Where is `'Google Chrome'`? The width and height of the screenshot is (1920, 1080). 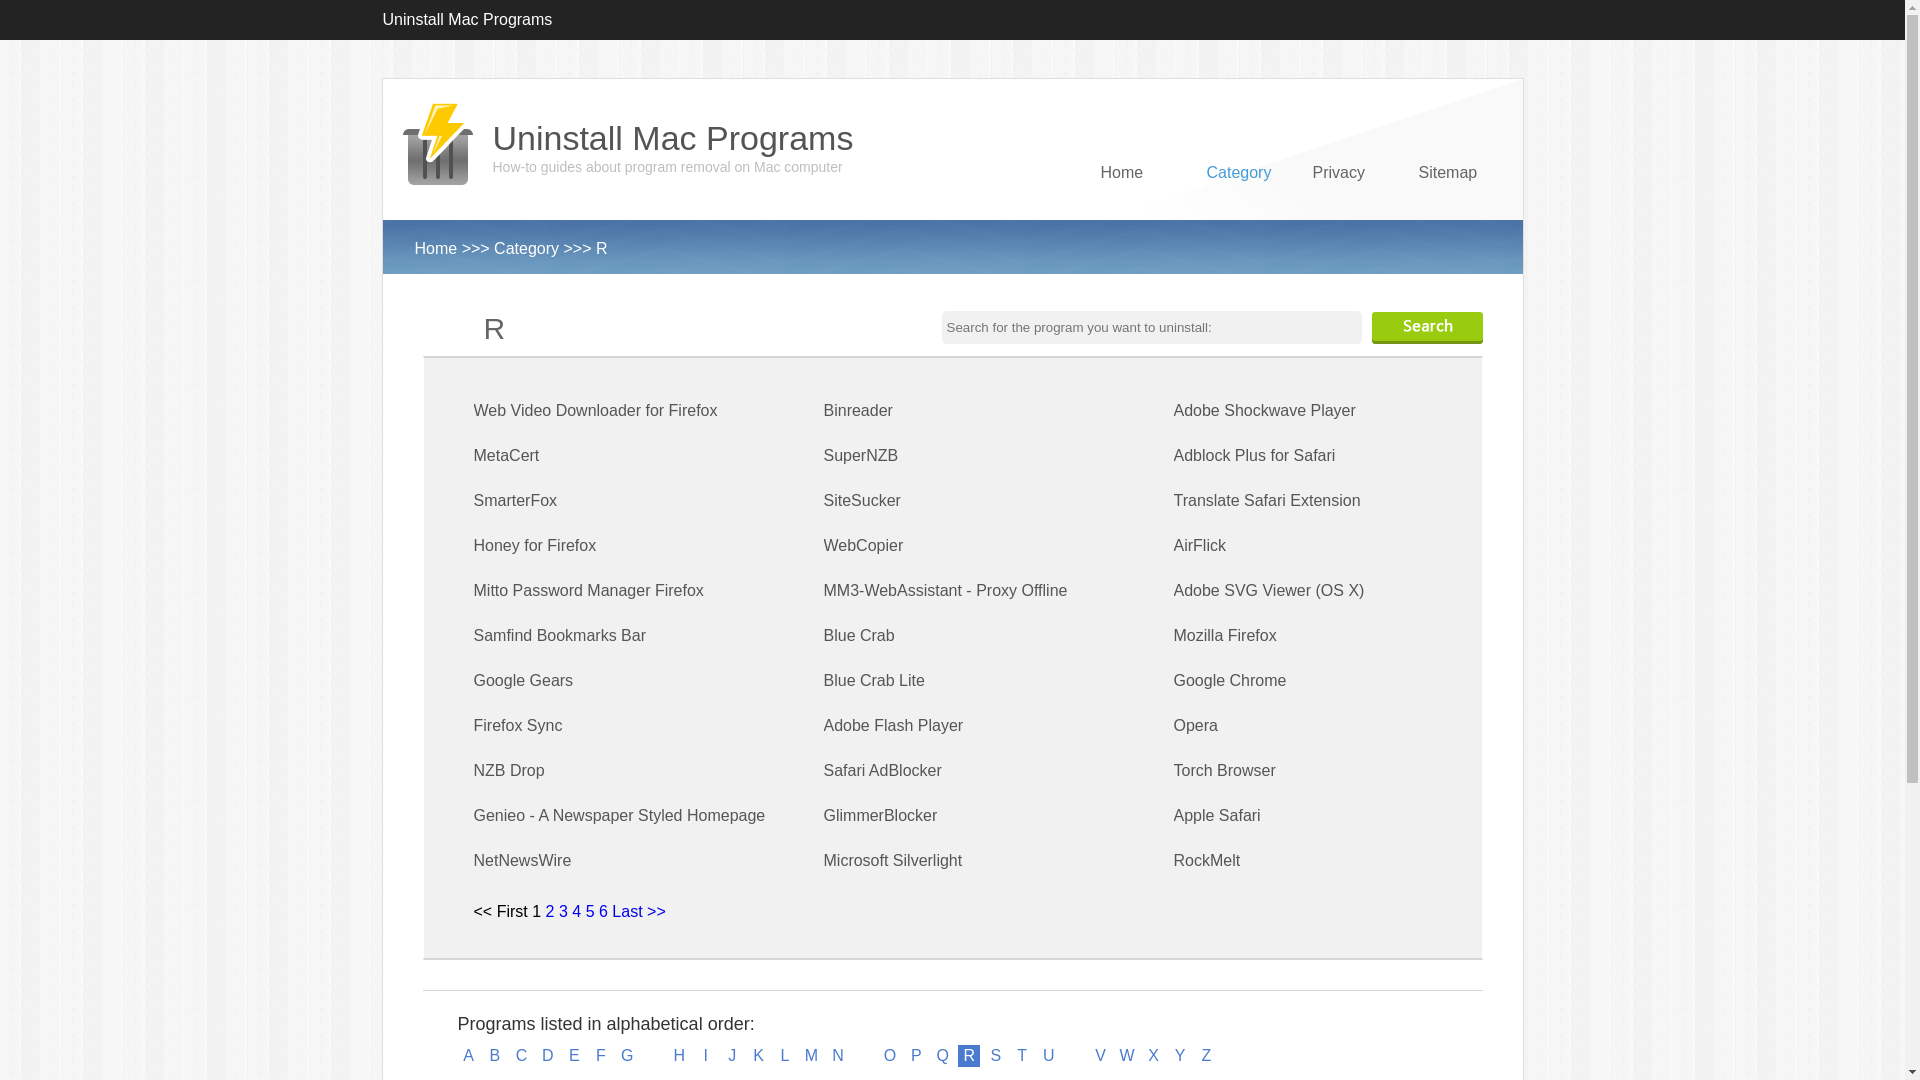
'Google Chrome' is located at coordinates (1229, 679).